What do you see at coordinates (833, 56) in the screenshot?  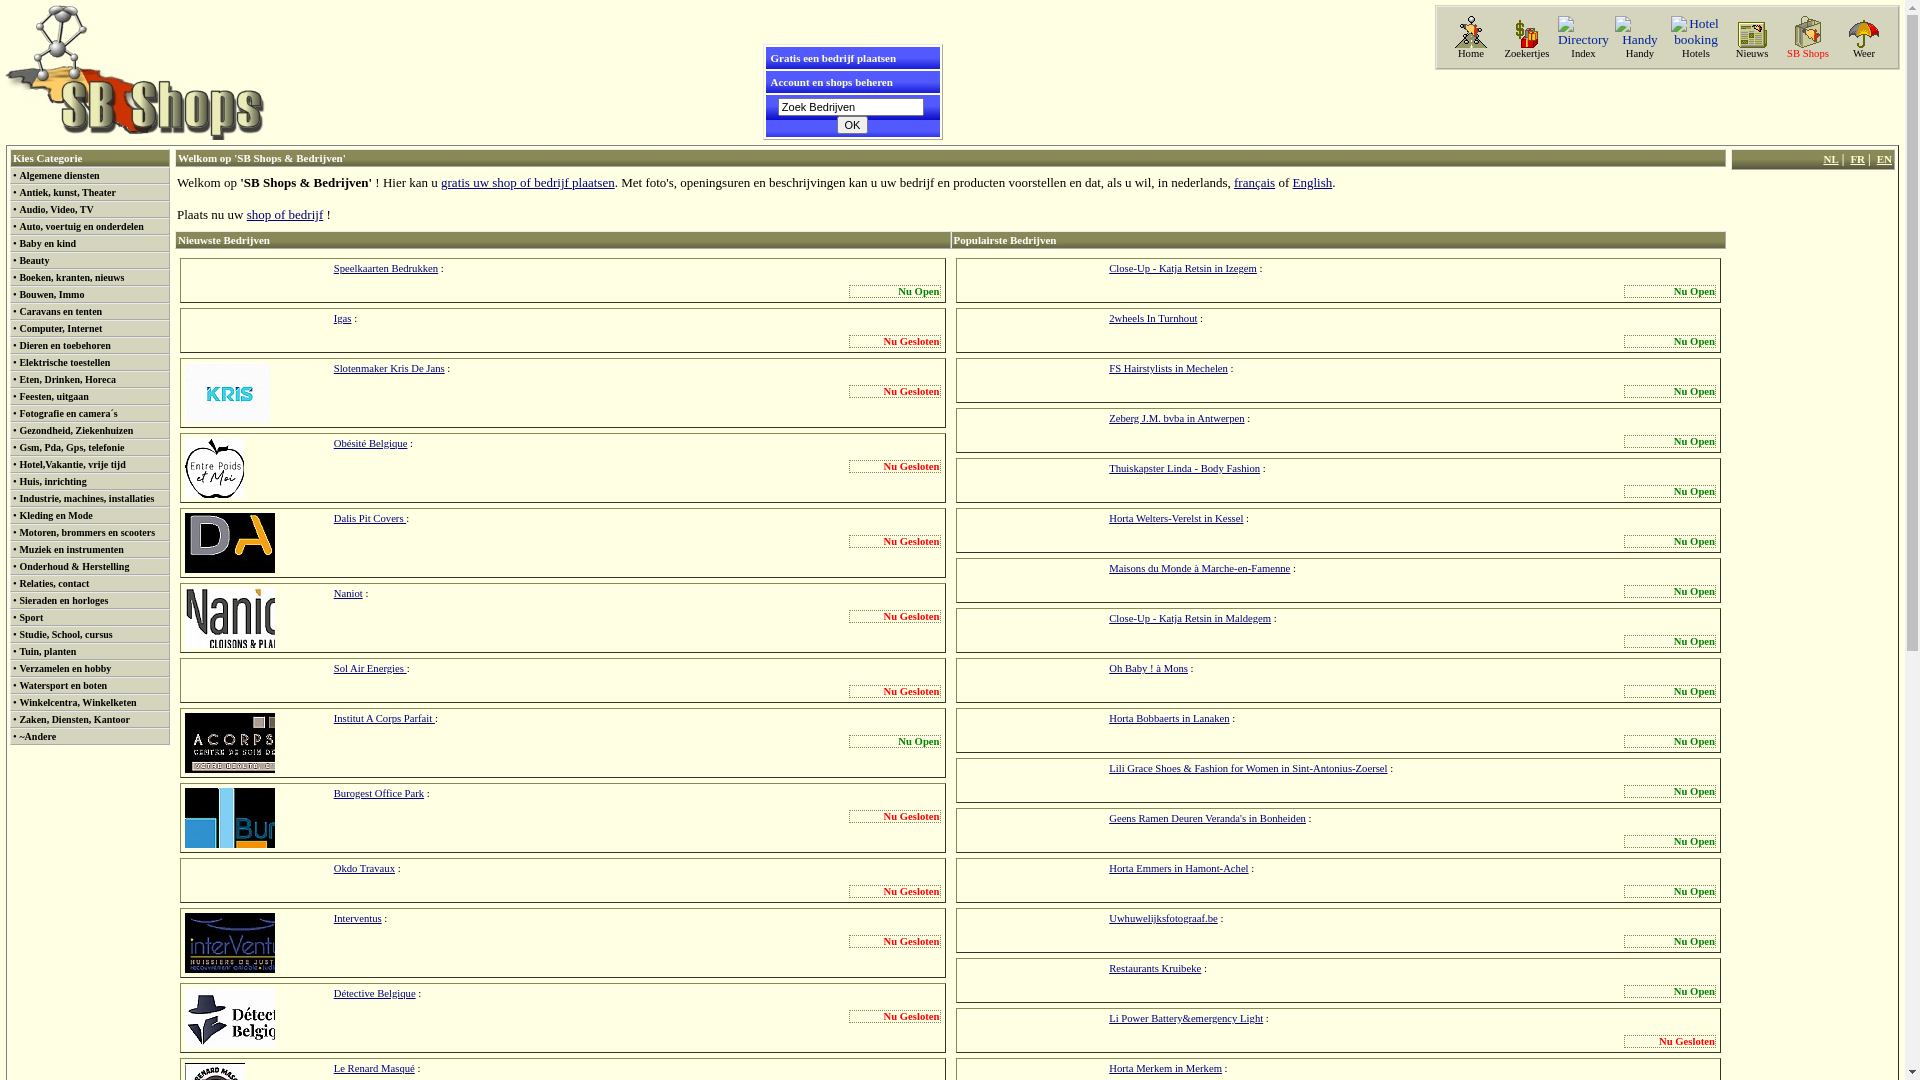 I see `'Gratis een bedrijf plaatsen'` at bounding box center [833, 56].